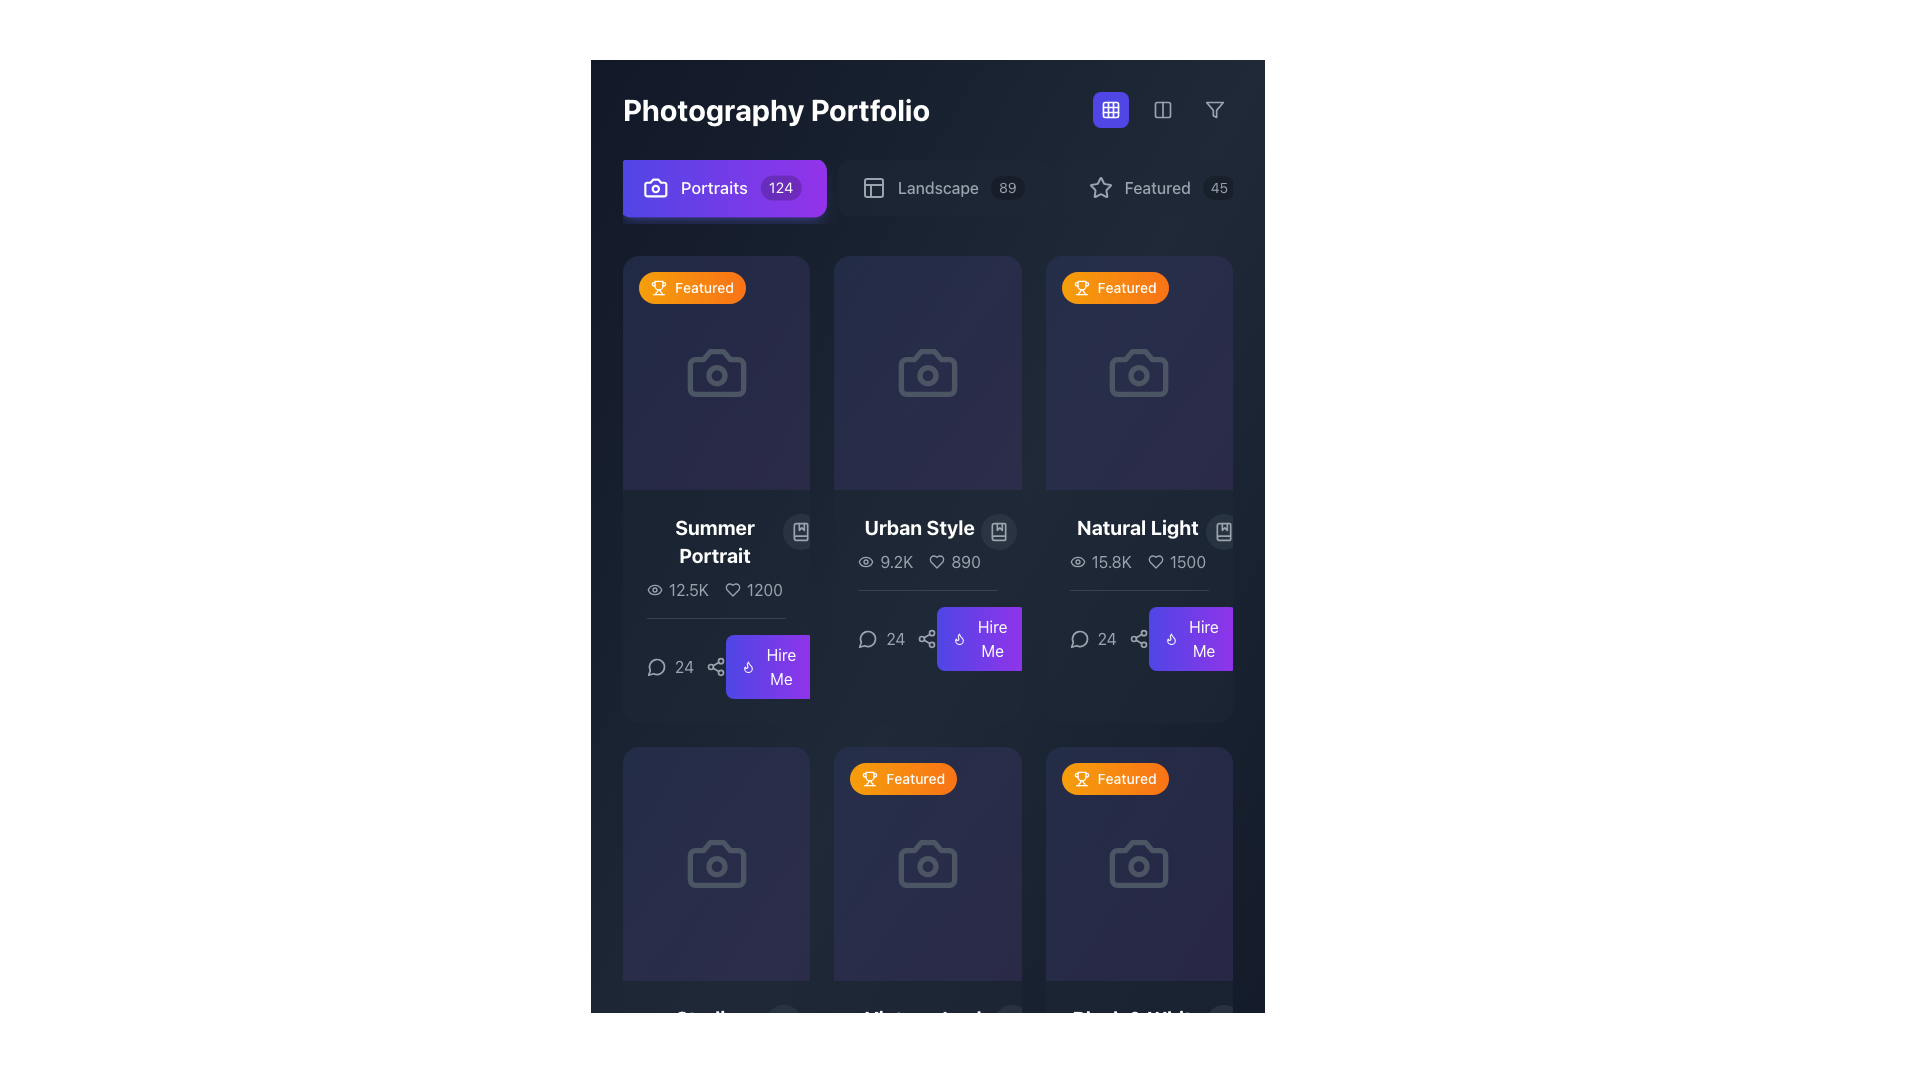 Image resolution: width=1920 pixels, height=1080 pixels. I want to click on the bold, white text label reading 'Urban Style' to observe its color change to indigo, so click(918, 527).